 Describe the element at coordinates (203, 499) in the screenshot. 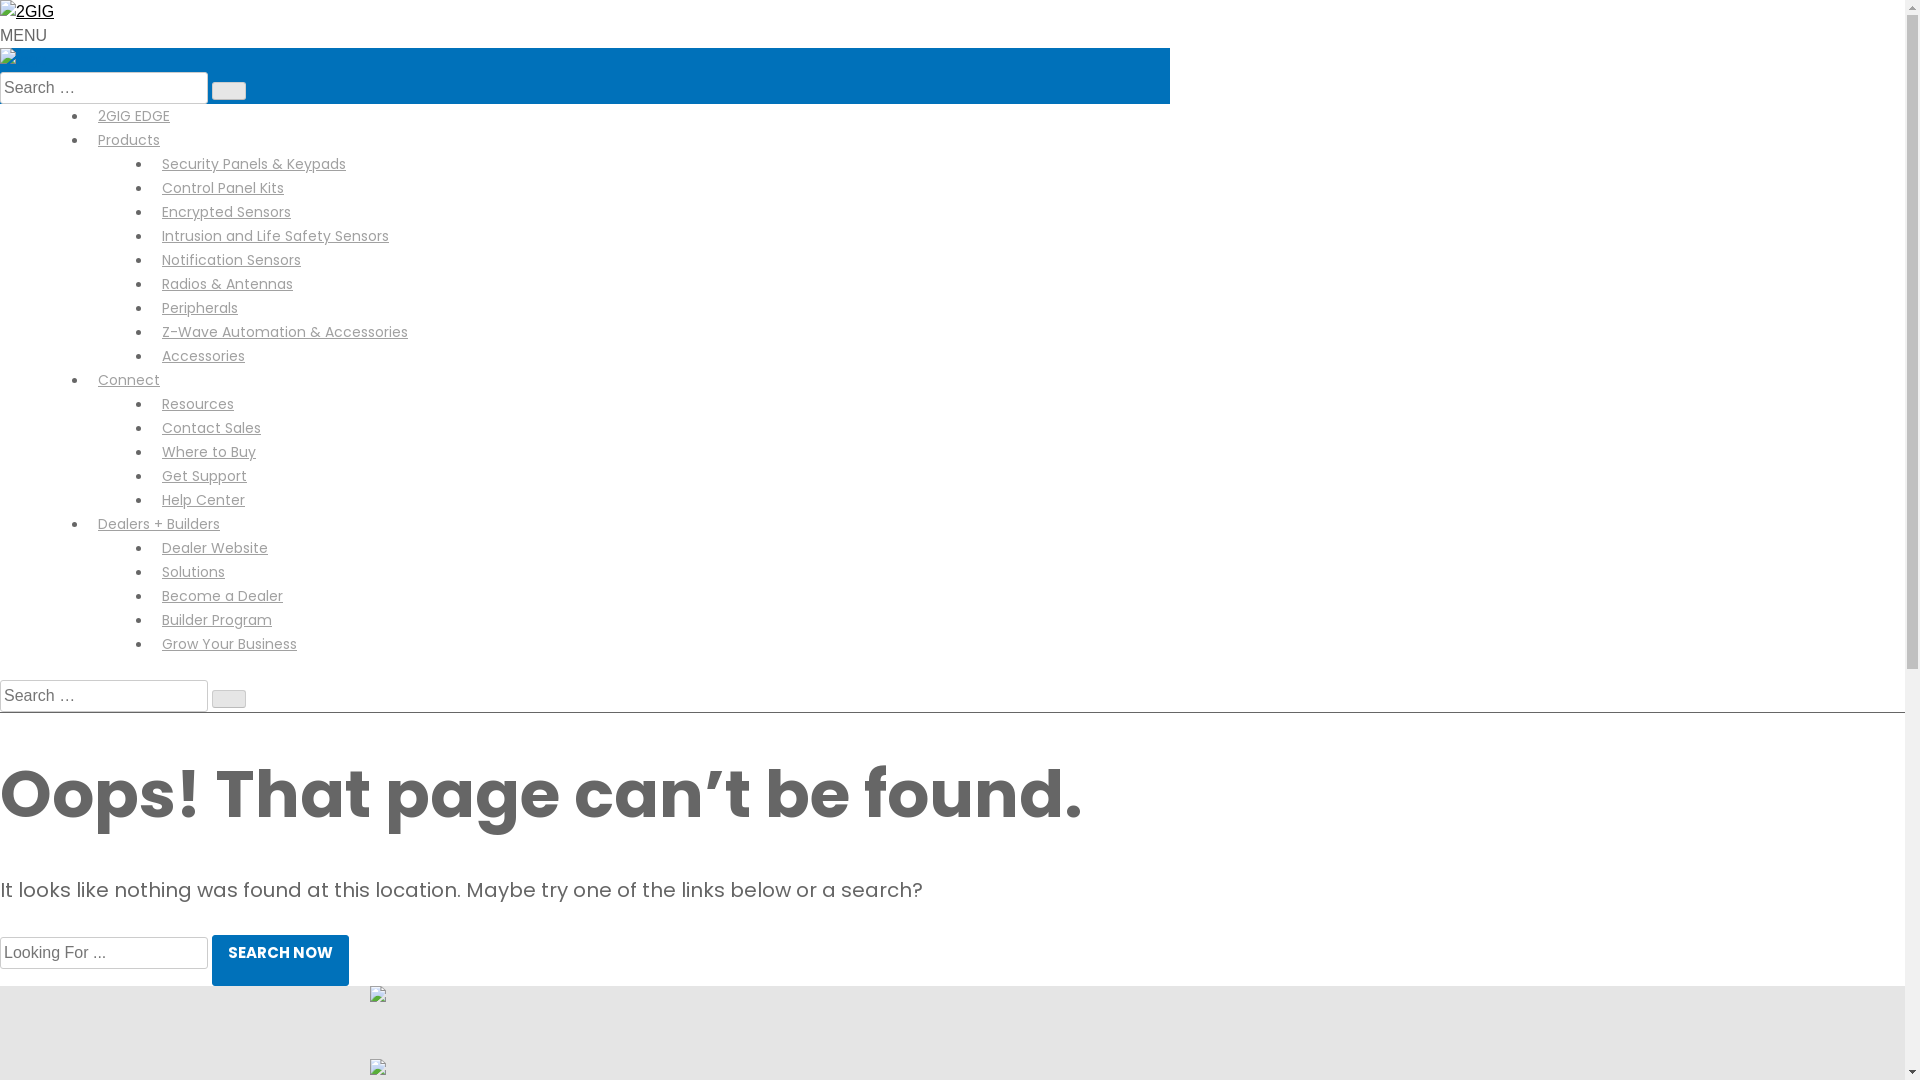

I see `'Help Center'` at that location.